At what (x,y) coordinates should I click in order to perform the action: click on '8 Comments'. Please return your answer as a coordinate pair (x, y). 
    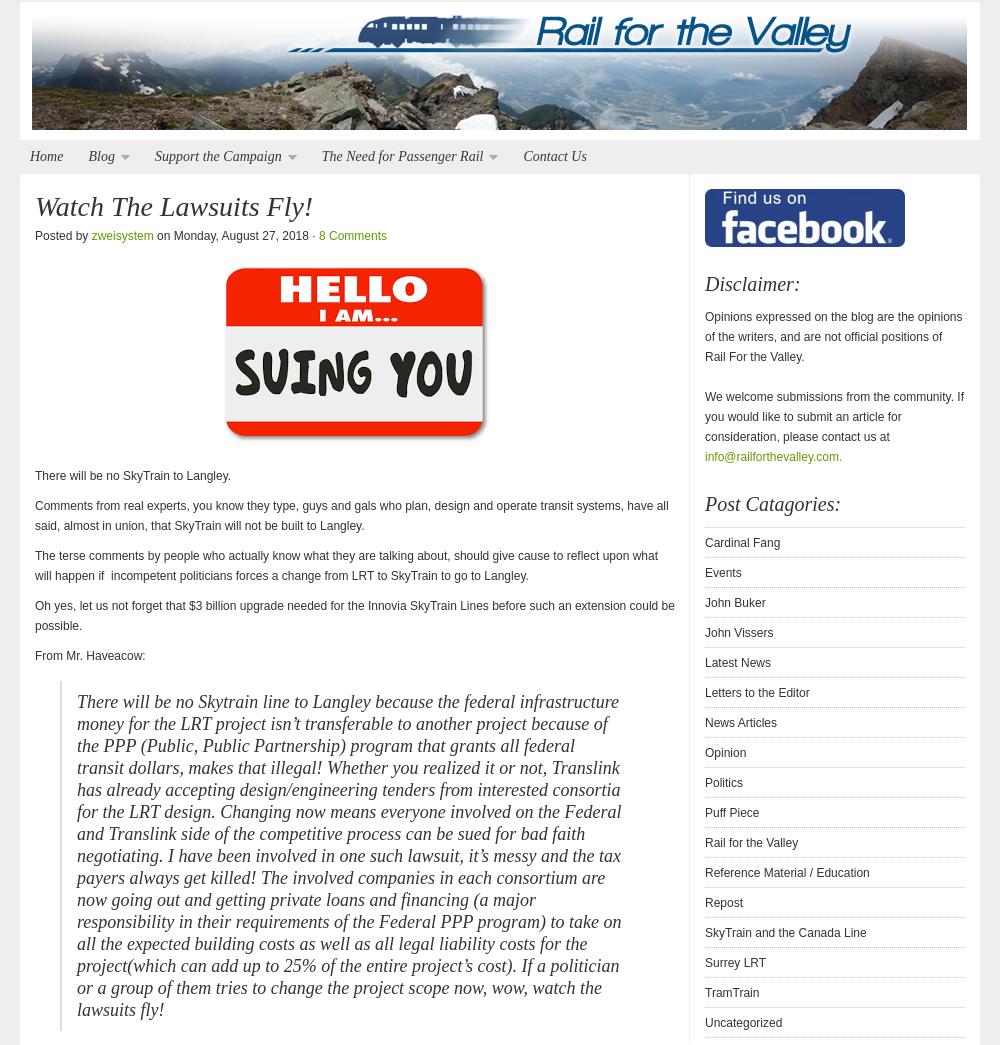
    Looking at the image, I should click on (351, 234).